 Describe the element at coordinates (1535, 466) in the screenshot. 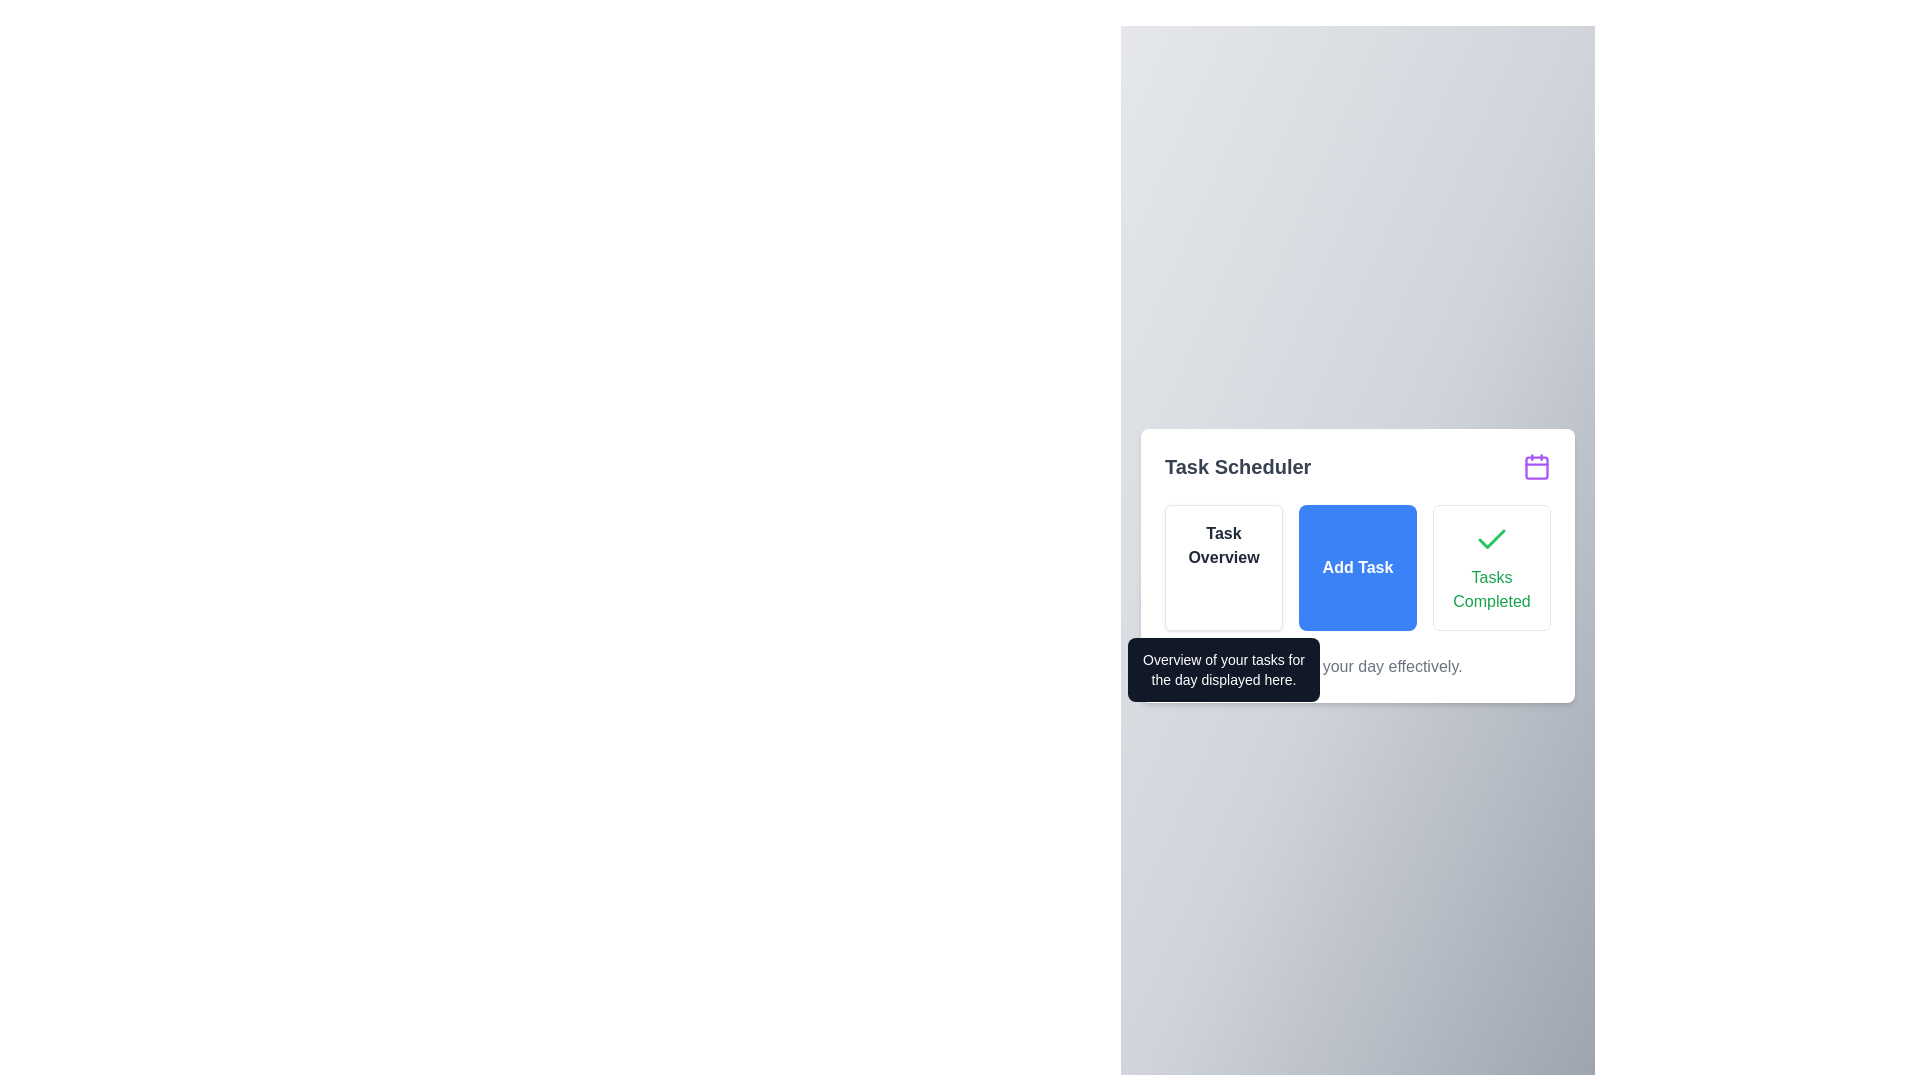

I see `the calendar icon located at the top-right corner of the Task Scheduler component` at that location.